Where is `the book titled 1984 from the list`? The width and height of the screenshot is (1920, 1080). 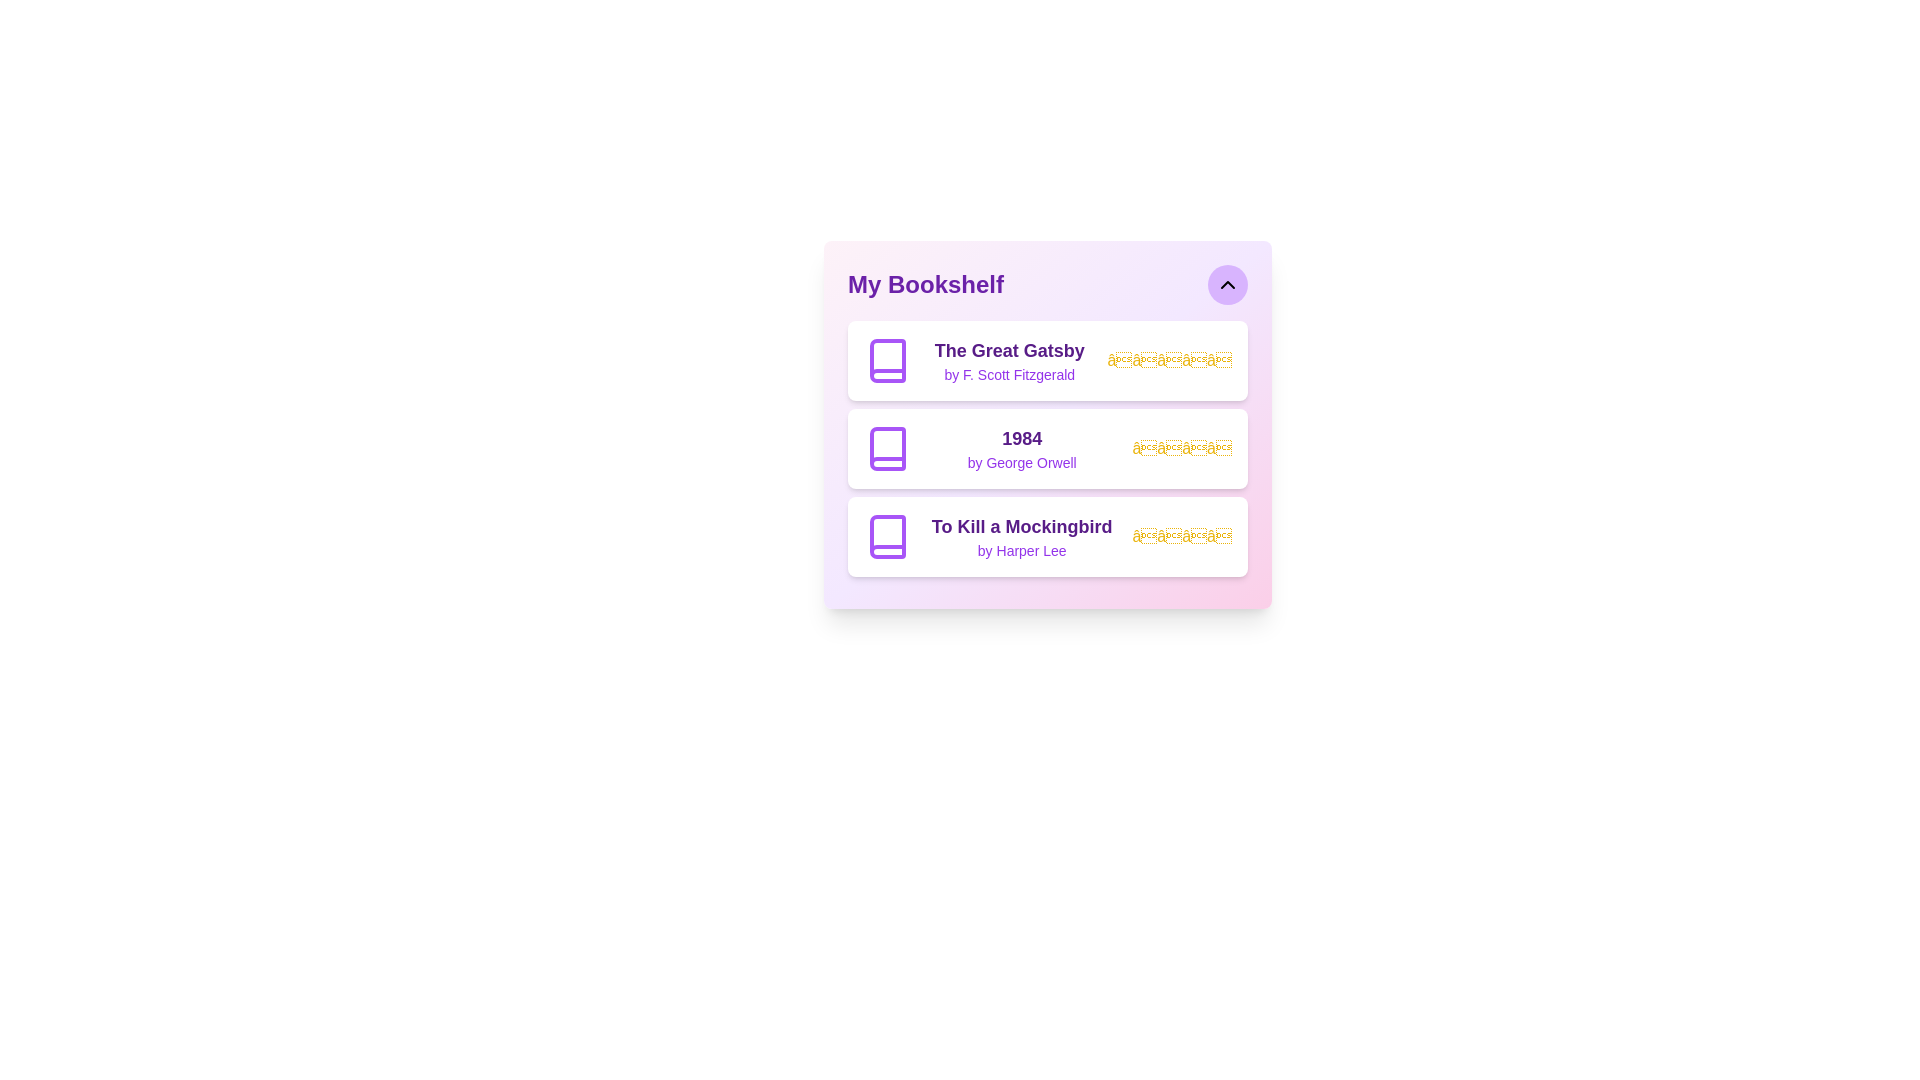 the book titled 1984 from the list is located at coordinates (1046, 447).